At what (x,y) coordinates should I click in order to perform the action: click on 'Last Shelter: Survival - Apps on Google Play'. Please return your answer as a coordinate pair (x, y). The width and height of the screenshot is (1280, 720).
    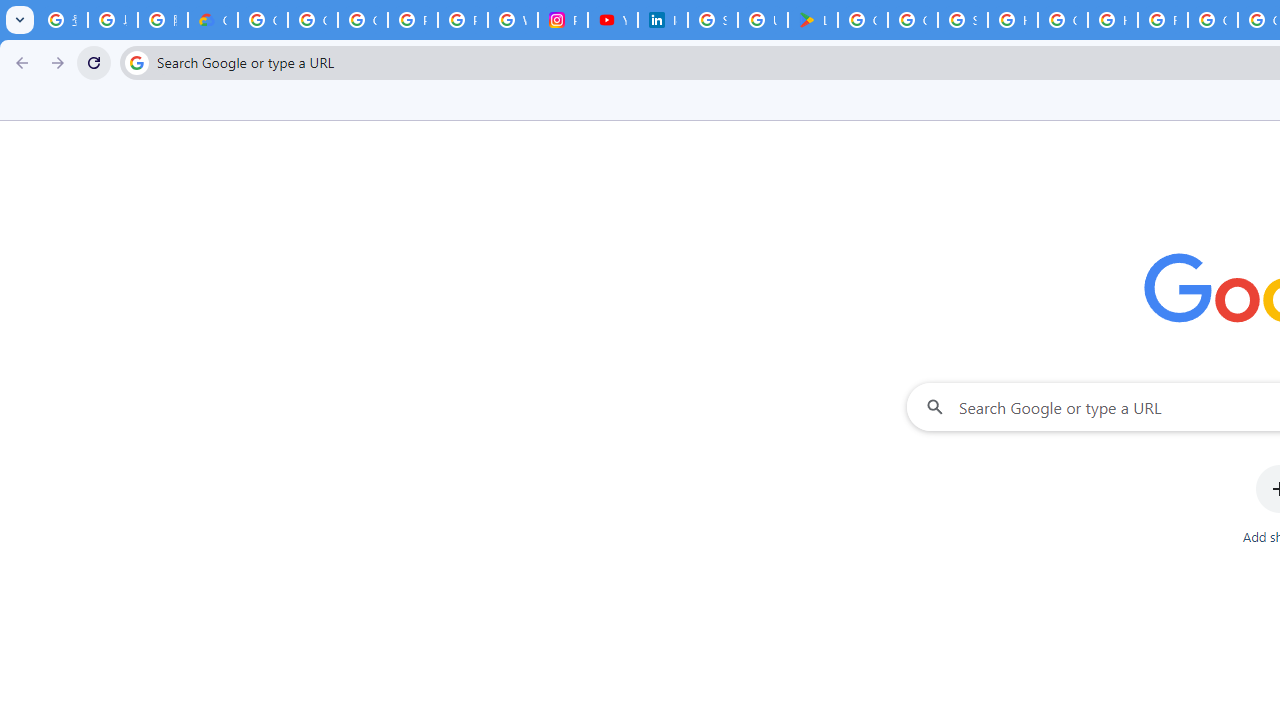
    Looking at the image, I should click on (813, 20).